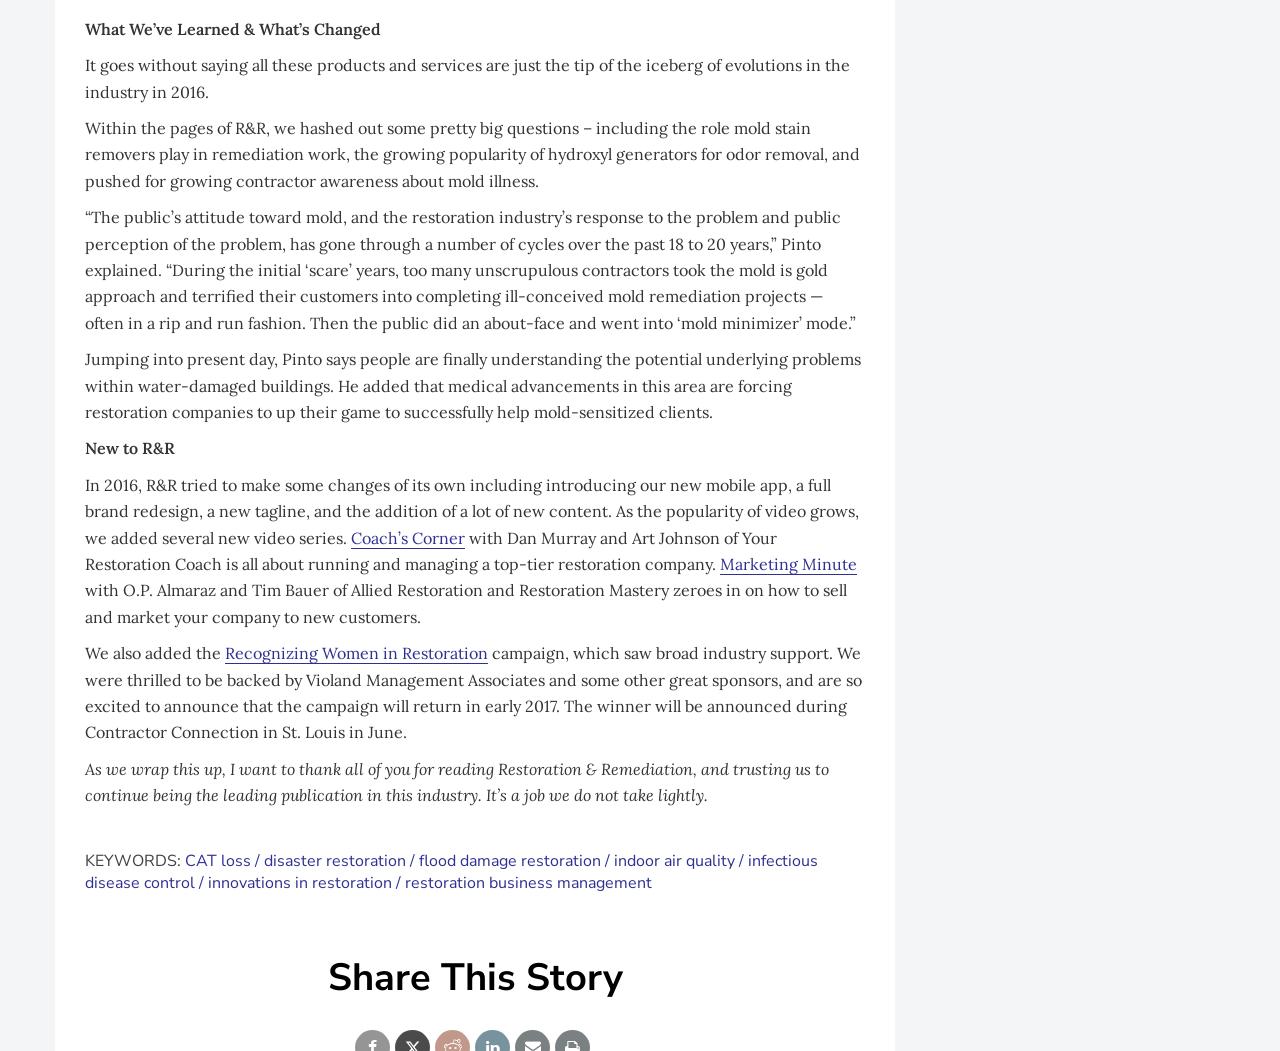 Image resolution: width=1280 pixels, height=1051 pixels. Describe the element at coordinates (217, 859) in the screenshot. I see `'CAT loss'` at that location.